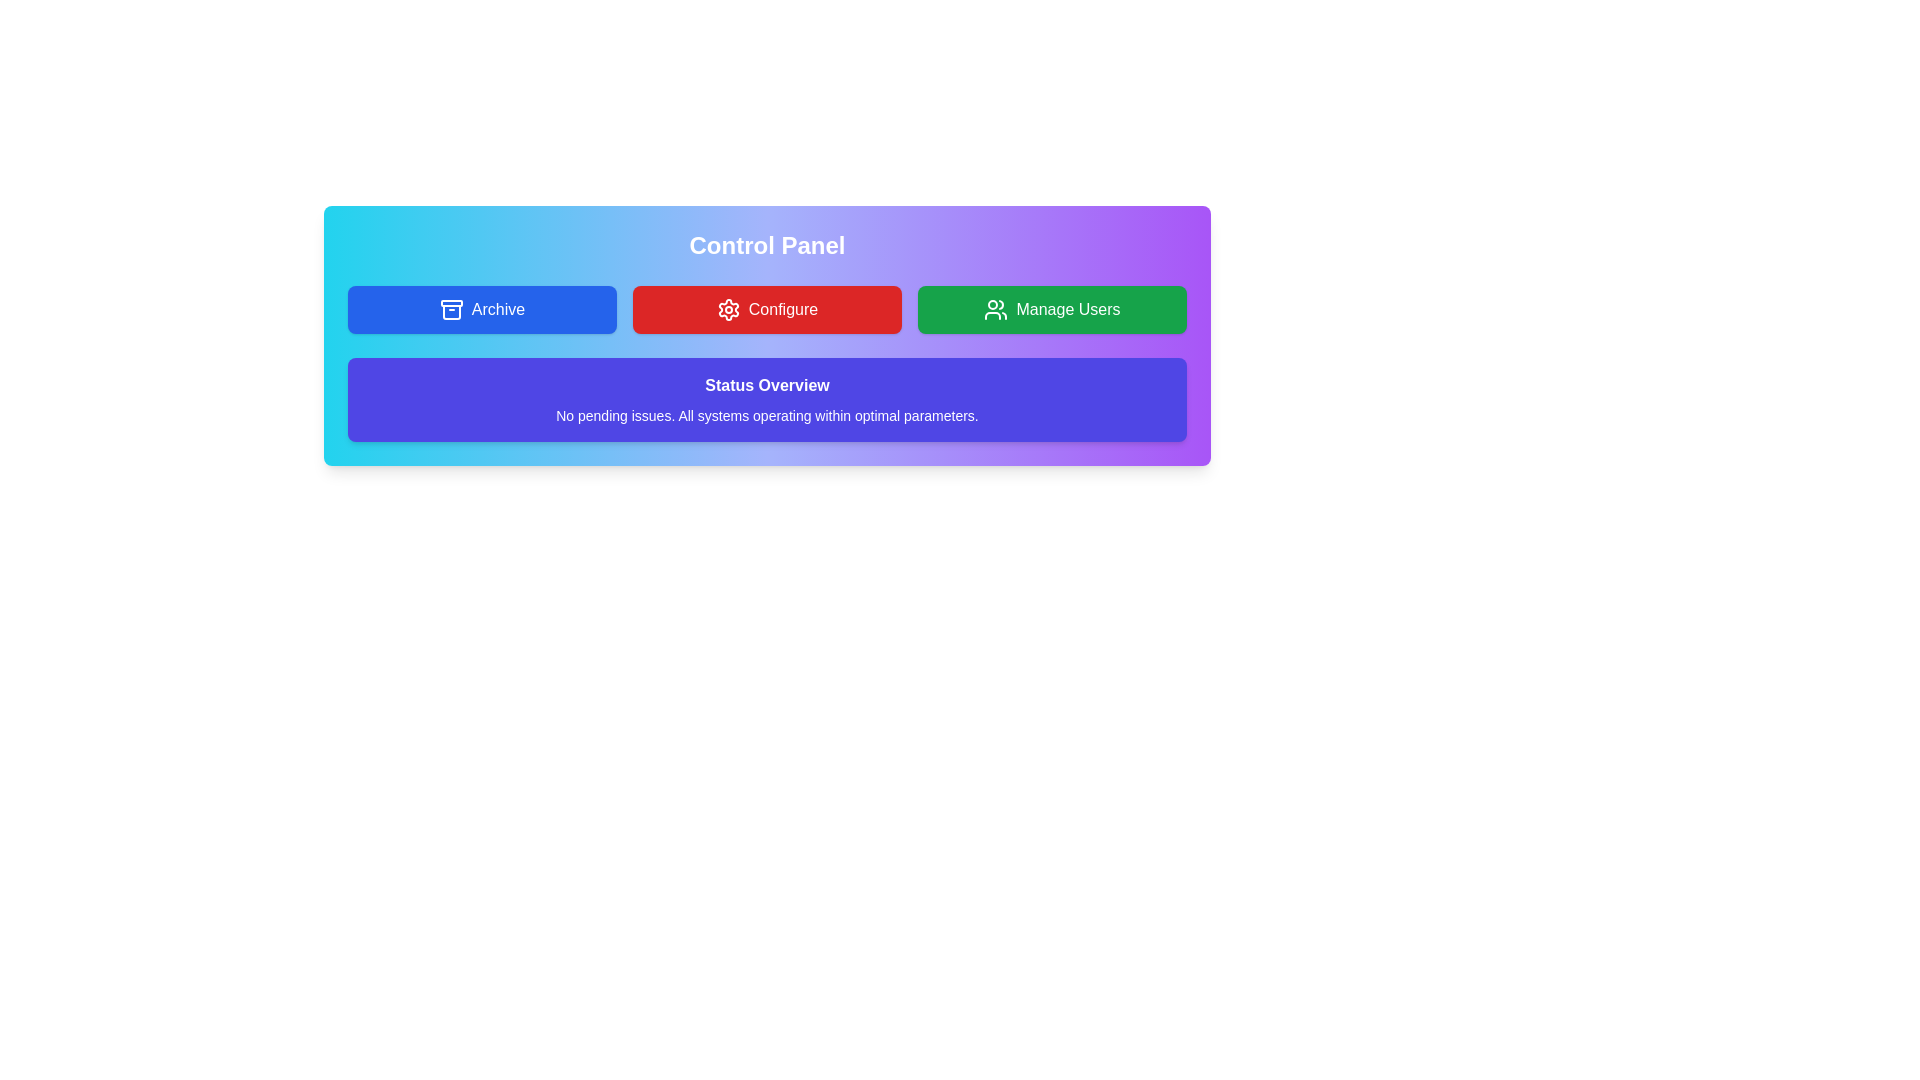  Describe the element at coordinates (727, 309) in the screenshot. I see `the gear icon representing the configuration function within the 'Configure' button, located between the 'Archive' and 'Manage Users' buttons` at that location.